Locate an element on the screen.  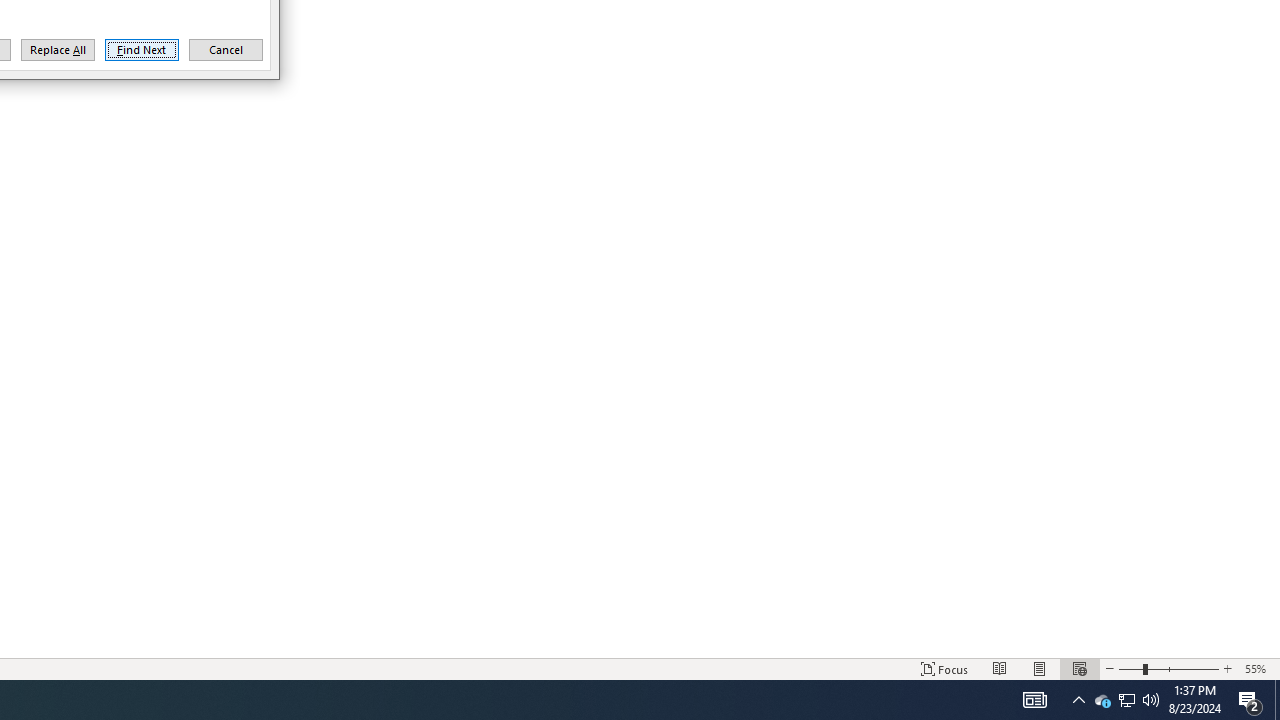
'Zoom 55%' is located at coordinates (1257, 669).